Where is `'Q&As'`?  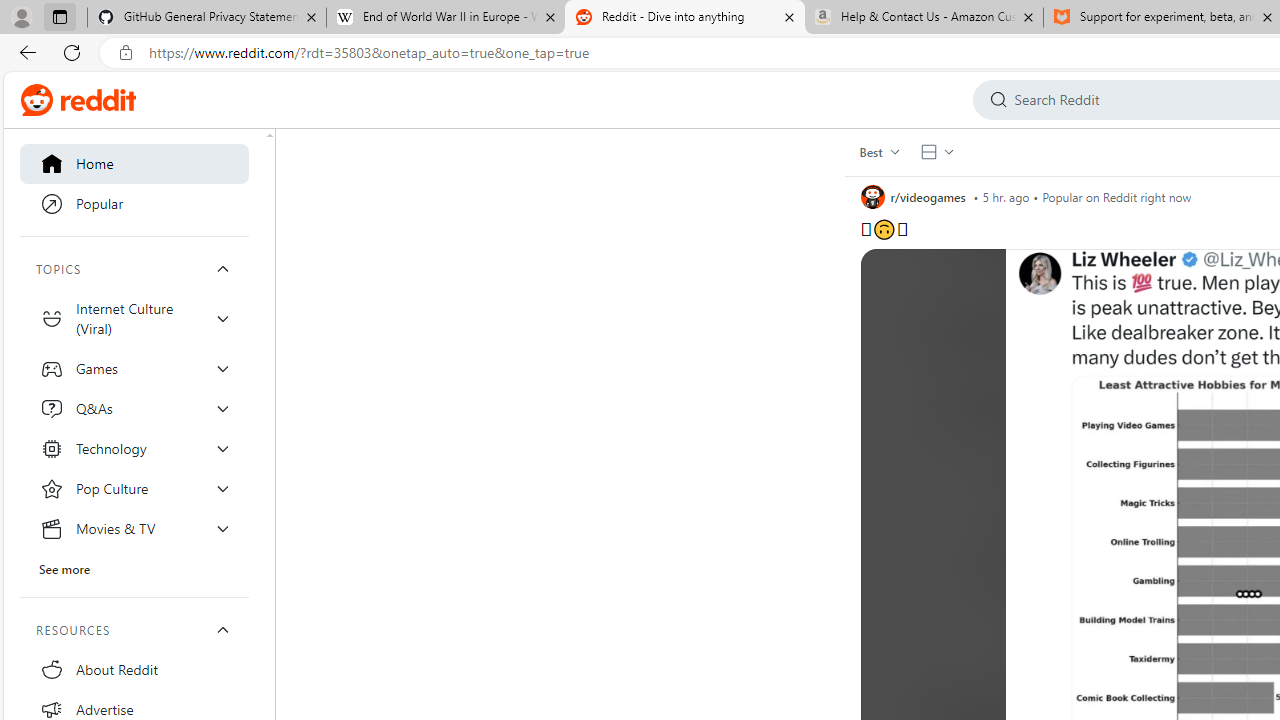 'Q&As' is located at coordinates (134, 407).